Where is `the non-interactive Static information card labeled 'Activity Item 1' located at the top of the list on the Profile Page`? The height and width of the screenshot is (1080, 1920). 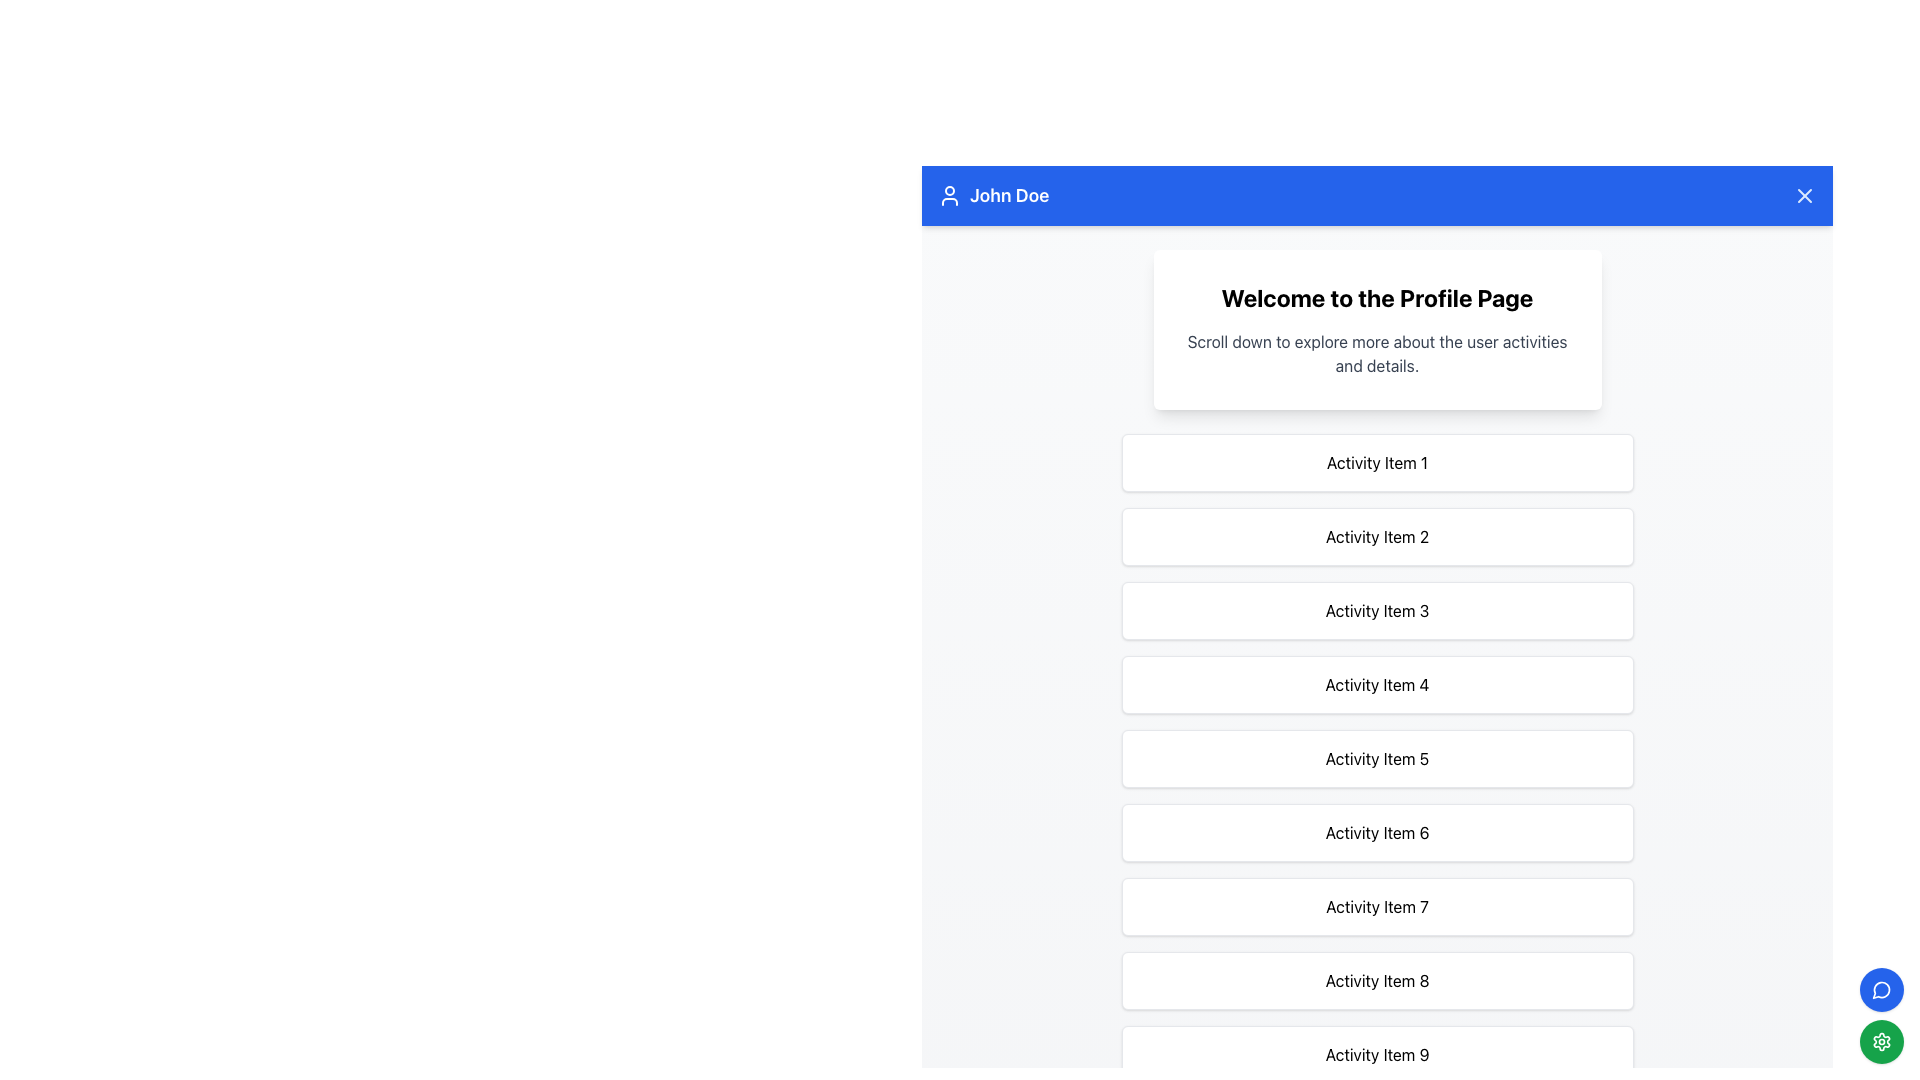 the non-interactive Static information card labeled 'Activity Item 1' located at the top of the list on the Profile Page is located at coordinates (1376, 462).